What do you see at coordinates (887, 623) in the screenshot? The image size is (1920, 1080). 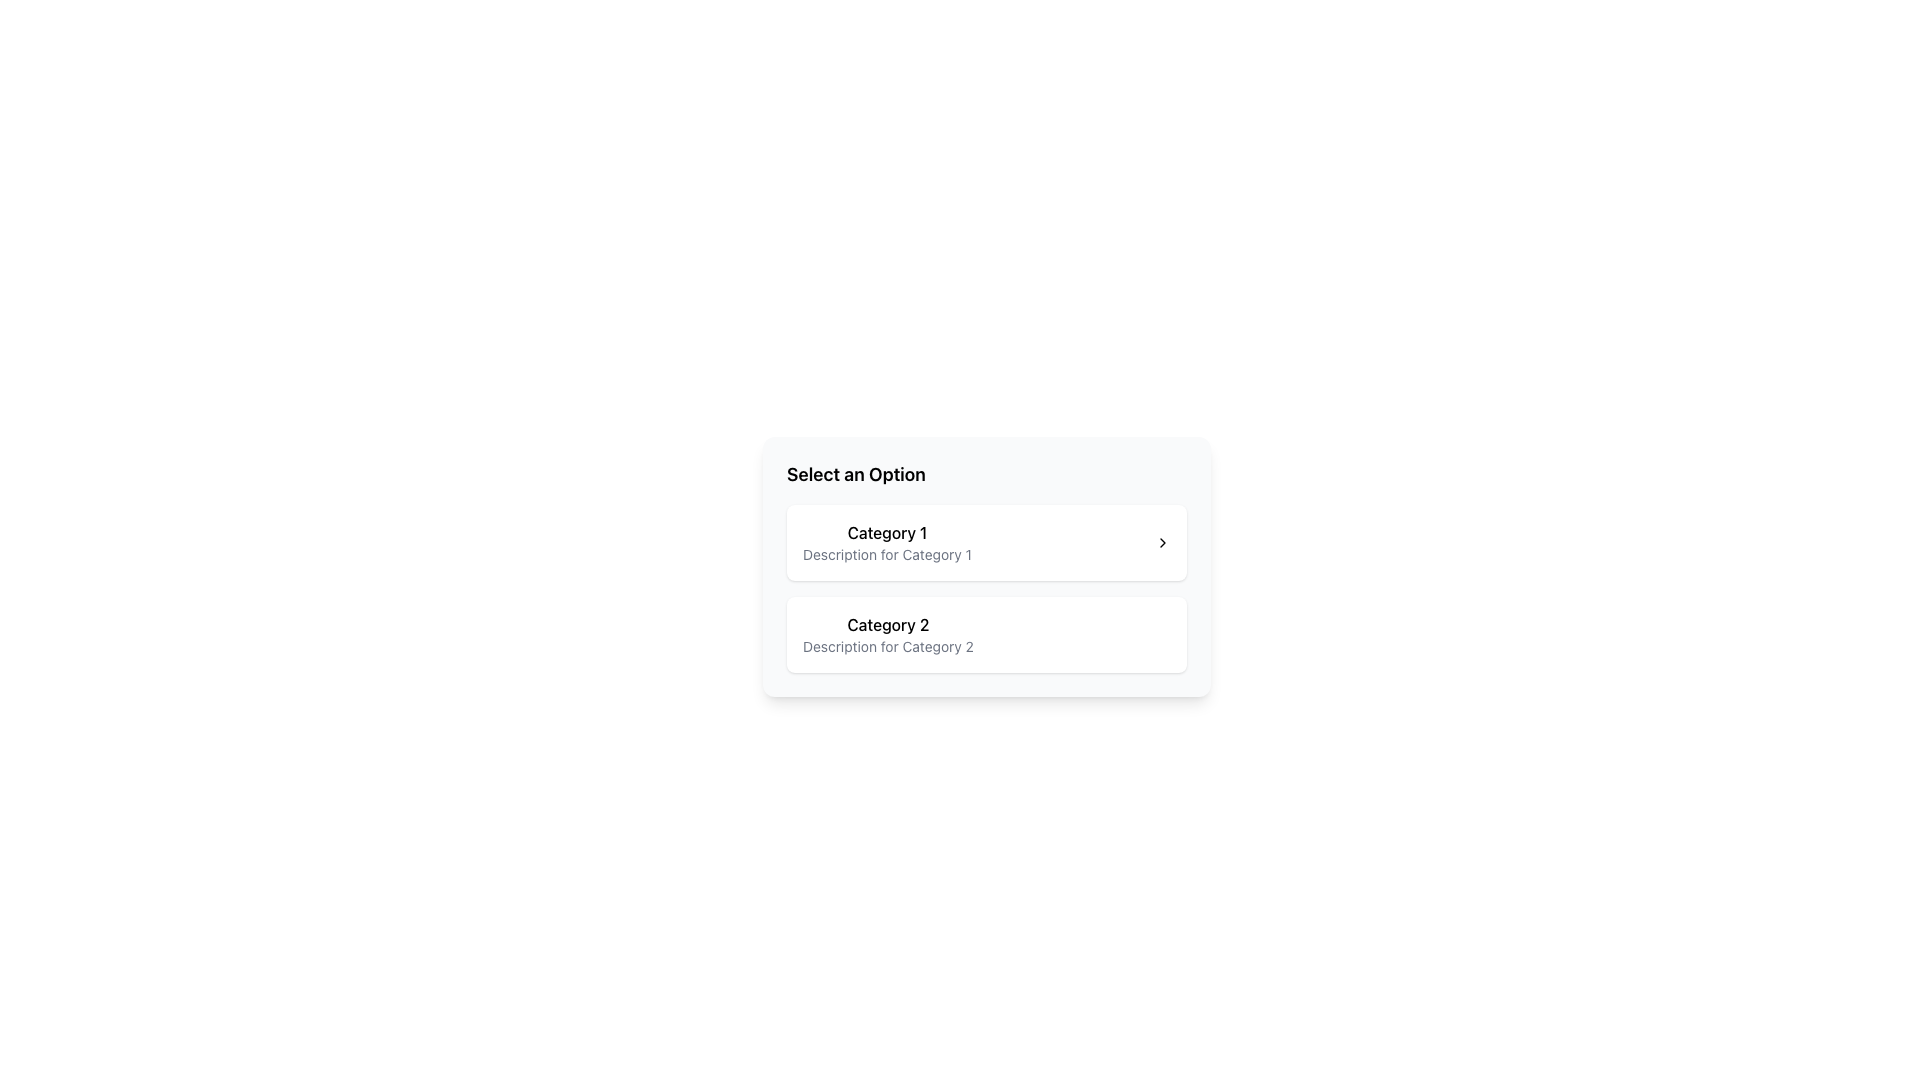 I see `text label 'Category 2' in the second option card to gather information about this category` at bounding box center [887, 623].